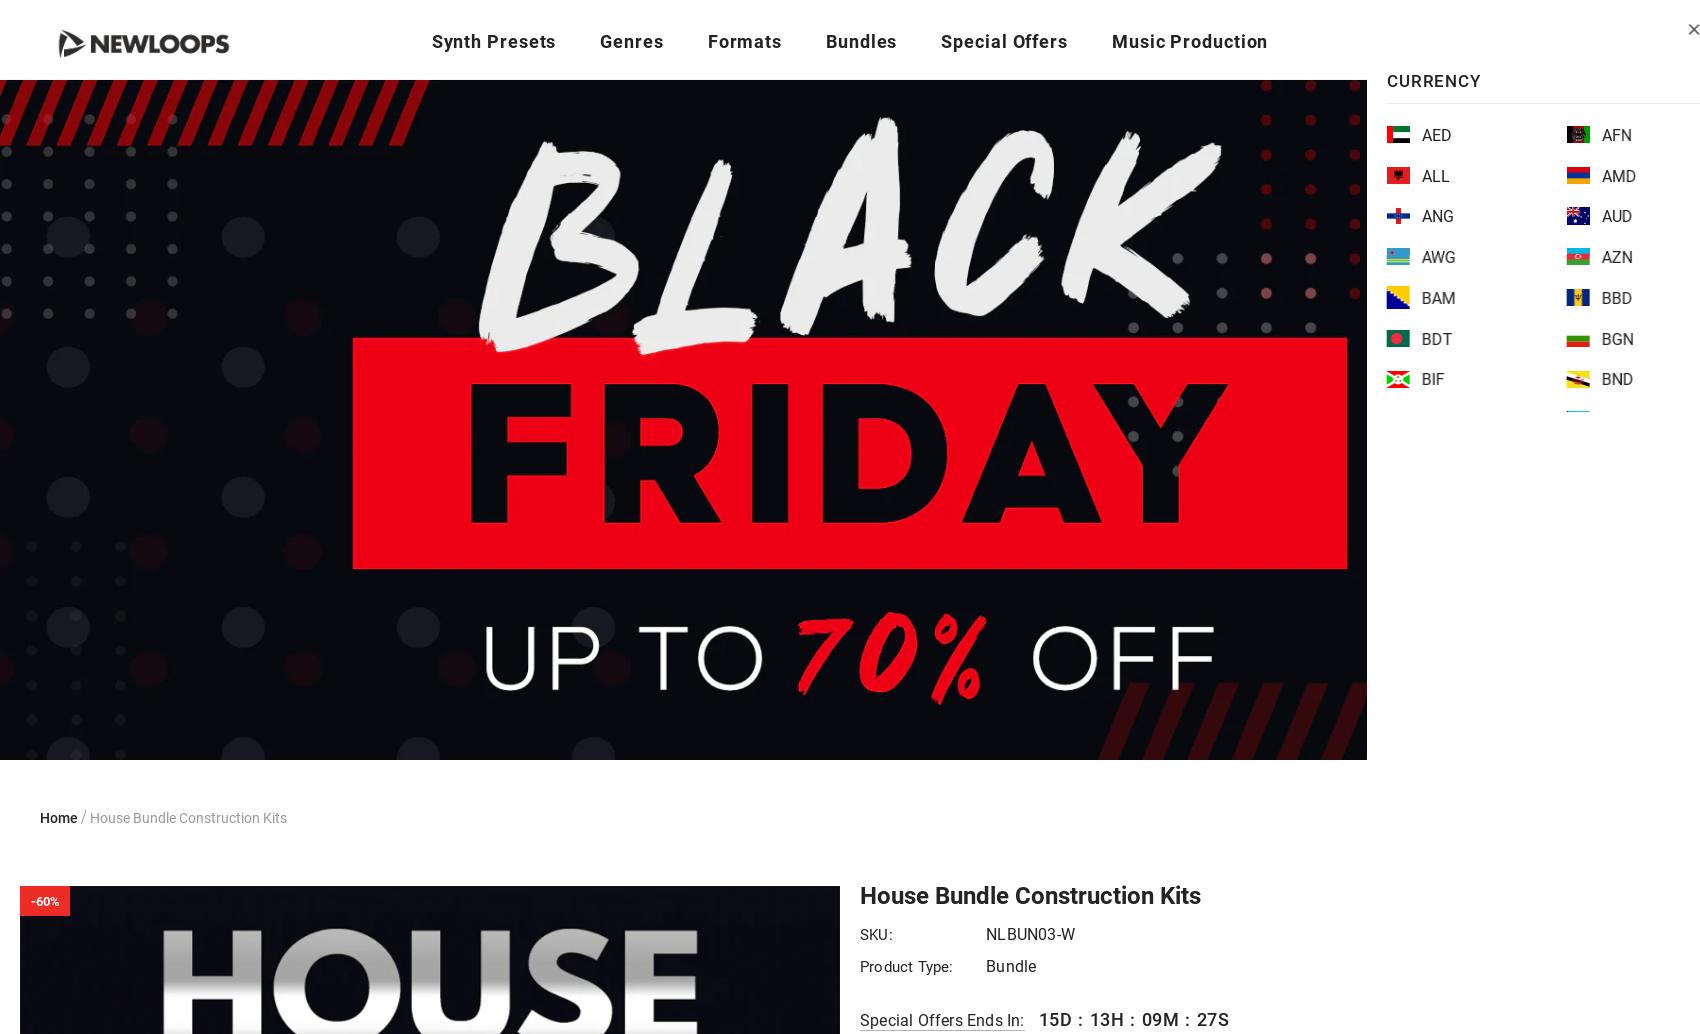  Describe the element at coordinates (1029, 933) in the screenshot. I see `'NLBUN03-W'` at that location.